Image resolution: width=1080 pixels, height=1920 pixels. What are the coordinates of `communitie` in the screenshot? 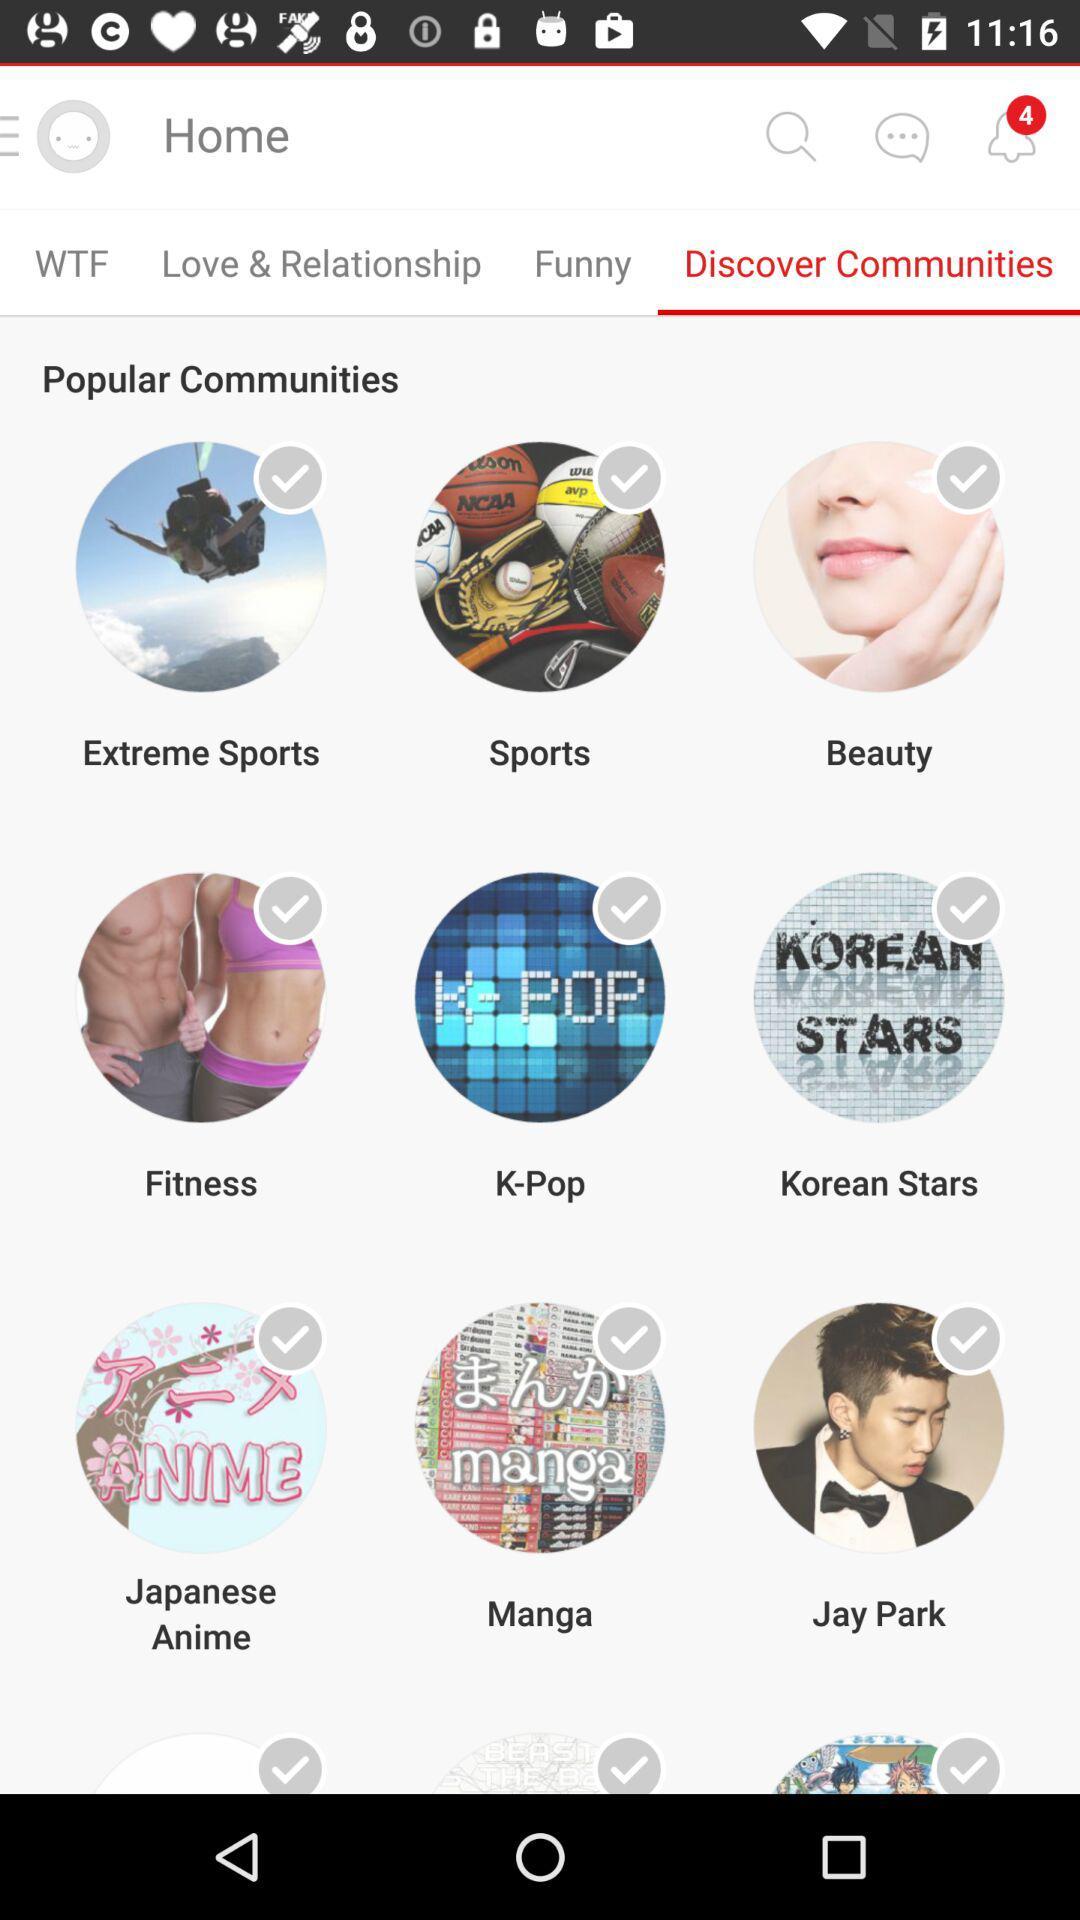 It's located at (628, 1338).